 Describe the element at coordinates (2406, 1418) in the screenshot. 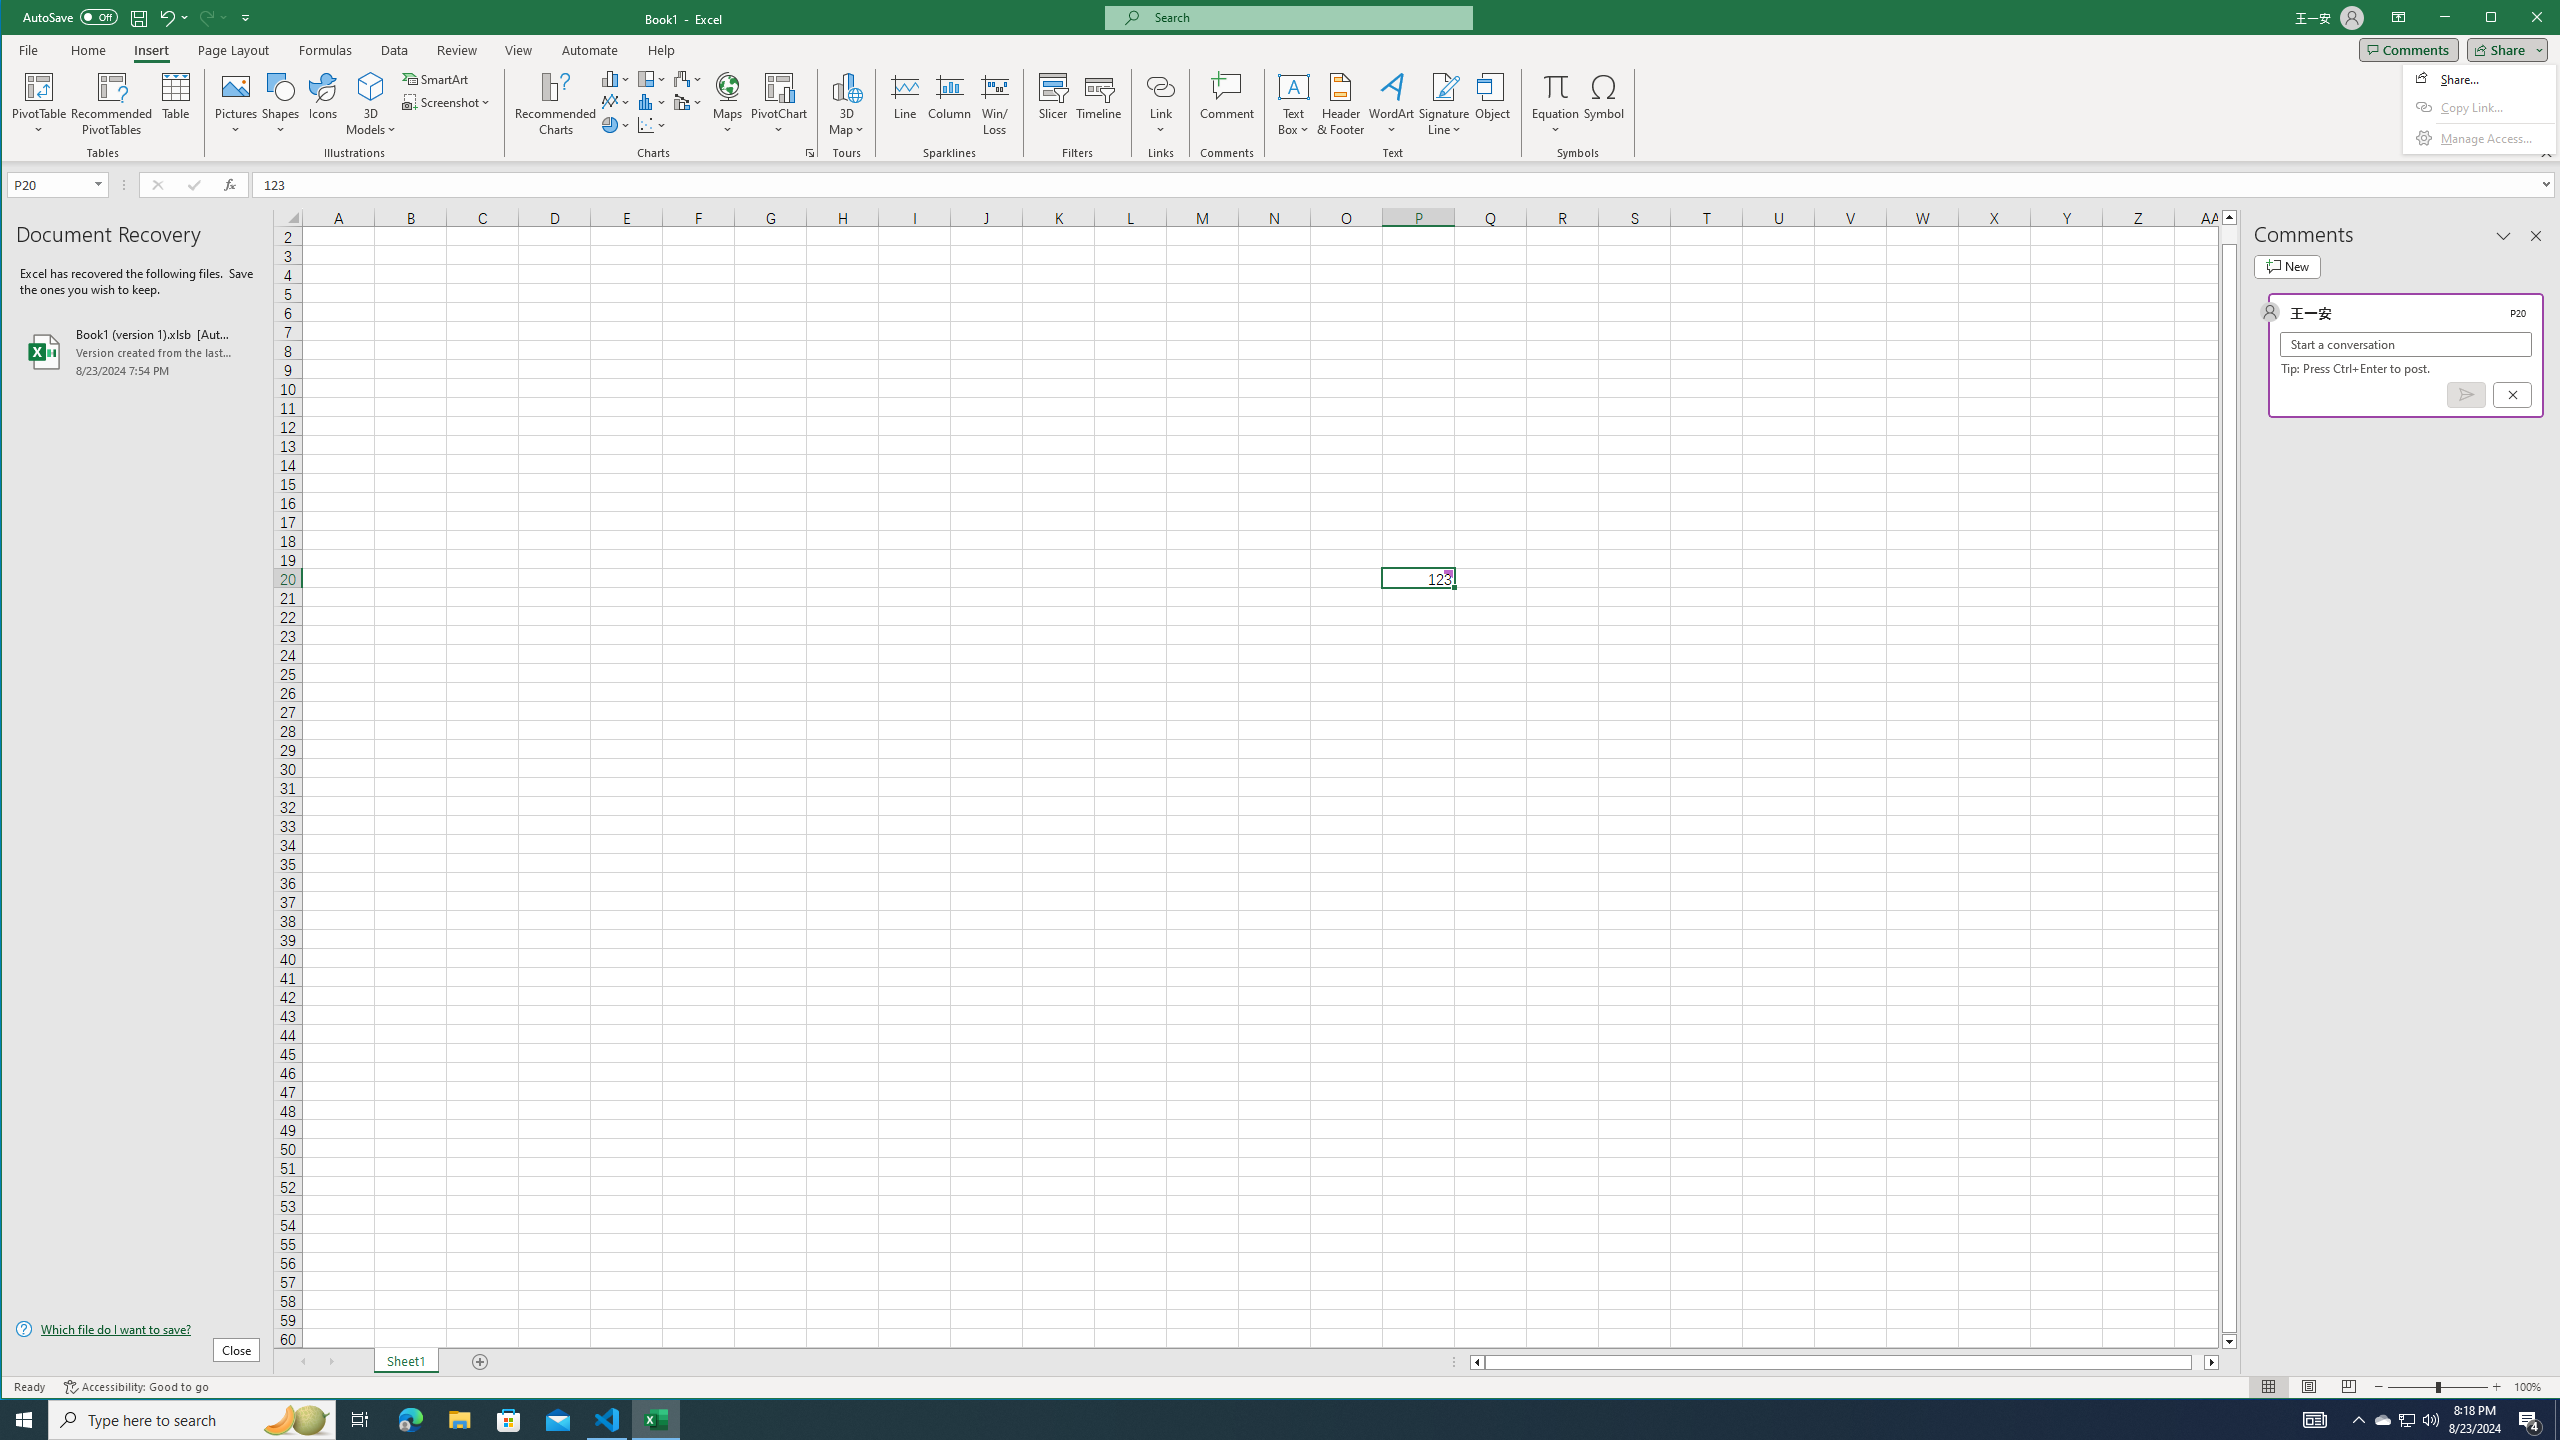

I see `'Notification Chevron'` at that location.